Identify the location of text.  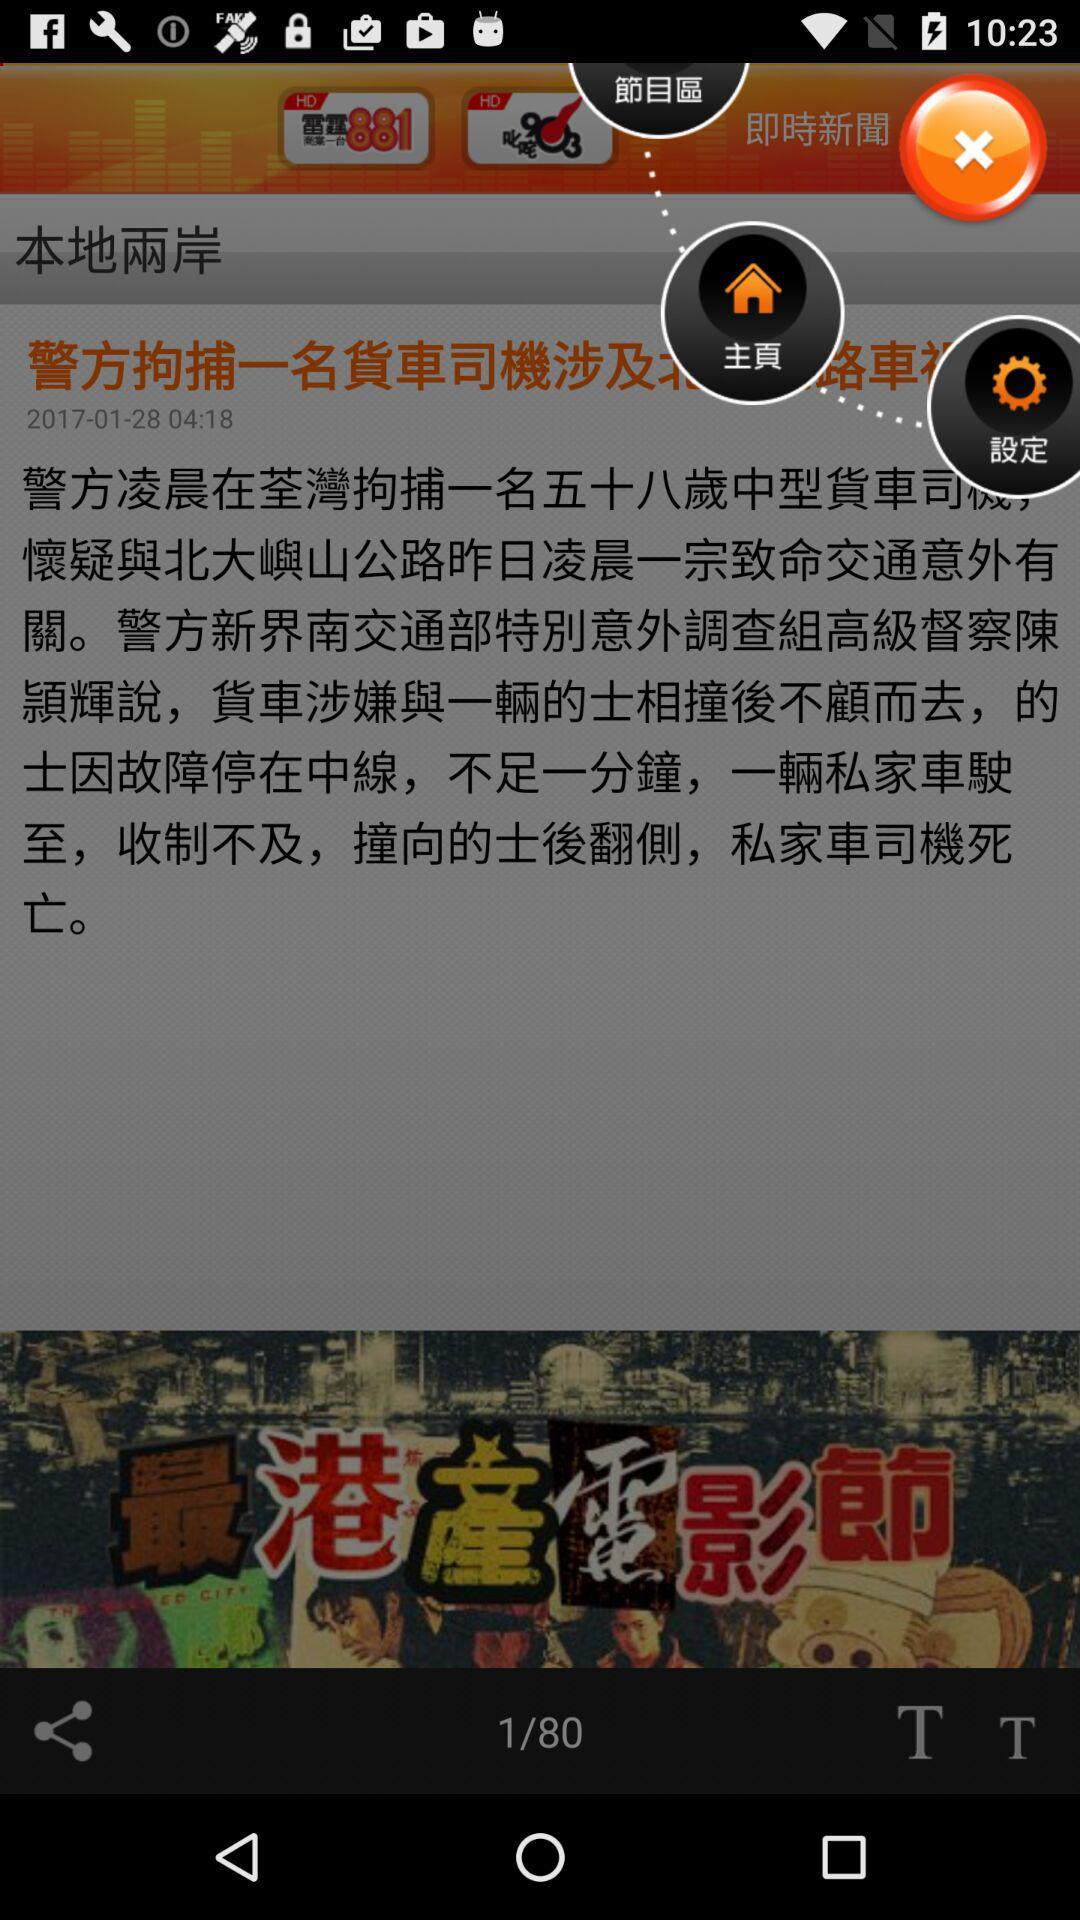
(919, 1730).